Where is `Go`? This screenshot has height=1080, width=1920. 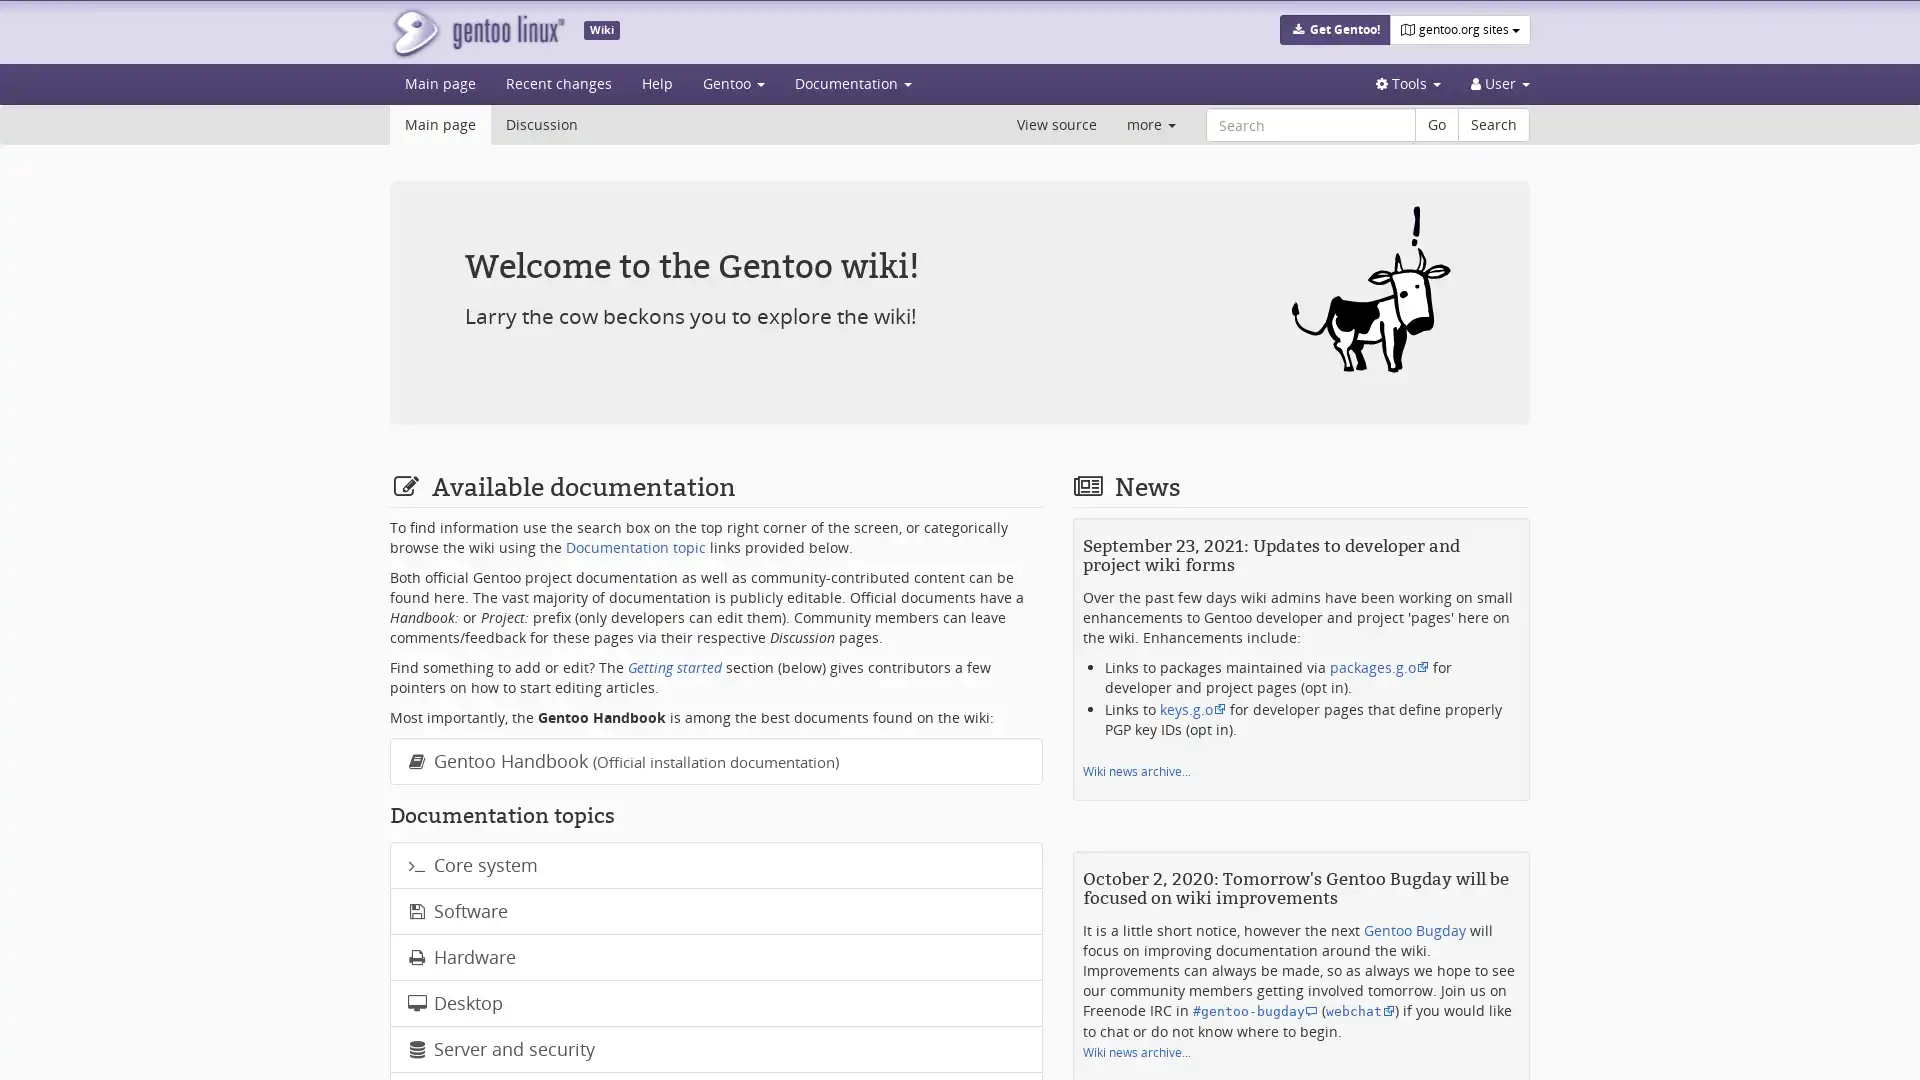
Go is located at coordinates (1435, 124).